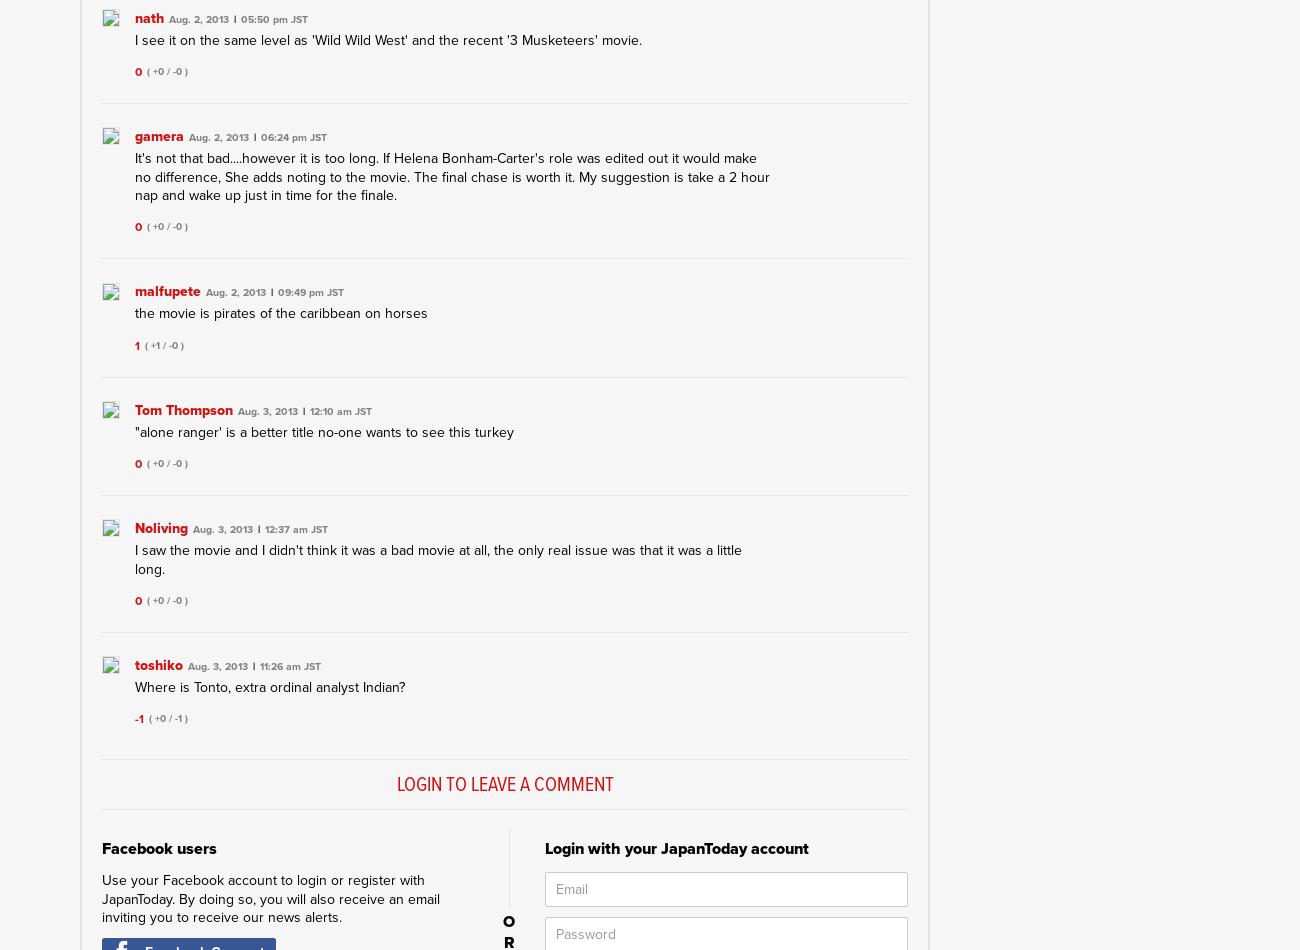 Image resolution: width=1300 pixels, height=950 pixels. Describe the element at coordinates (133, 39) in the screenshot. I see `'I see it on the same level as 'Wild Wild West' and the recent '3 Musketeers' movie.'` at that location.